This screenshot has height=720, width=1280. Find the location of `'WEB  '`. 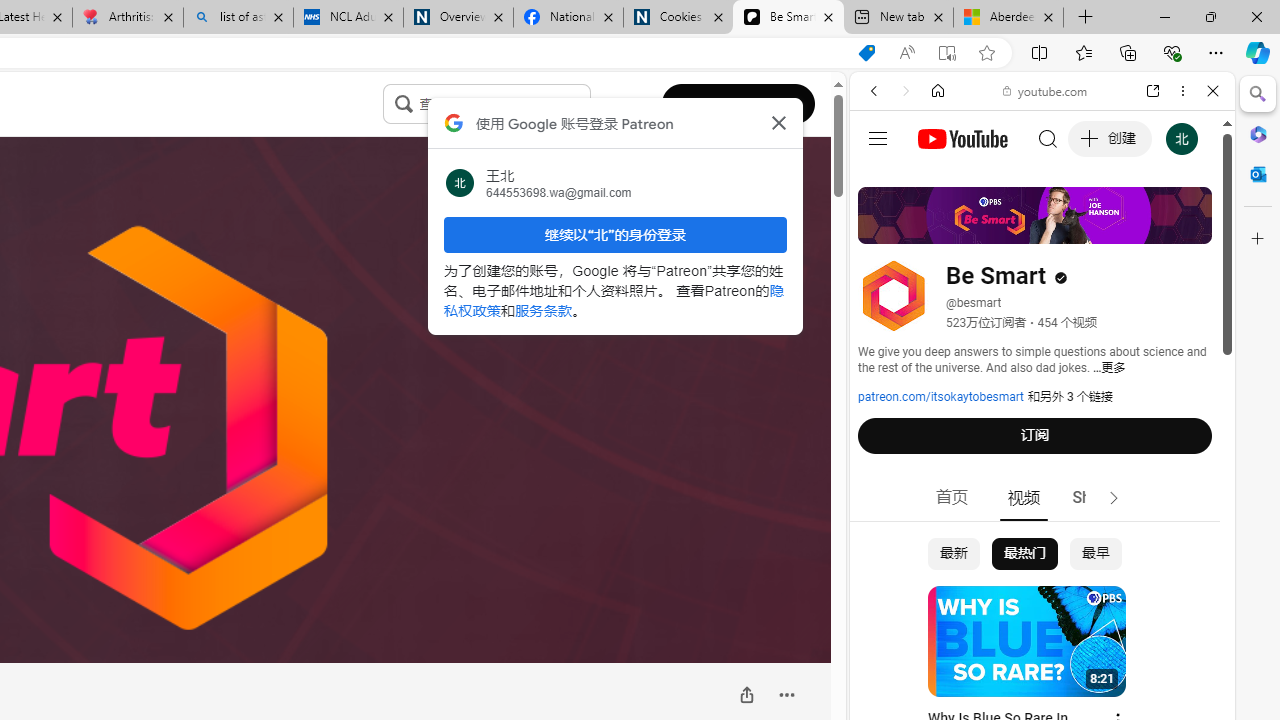

'WEB  ' is located at coordinates (881, 227).